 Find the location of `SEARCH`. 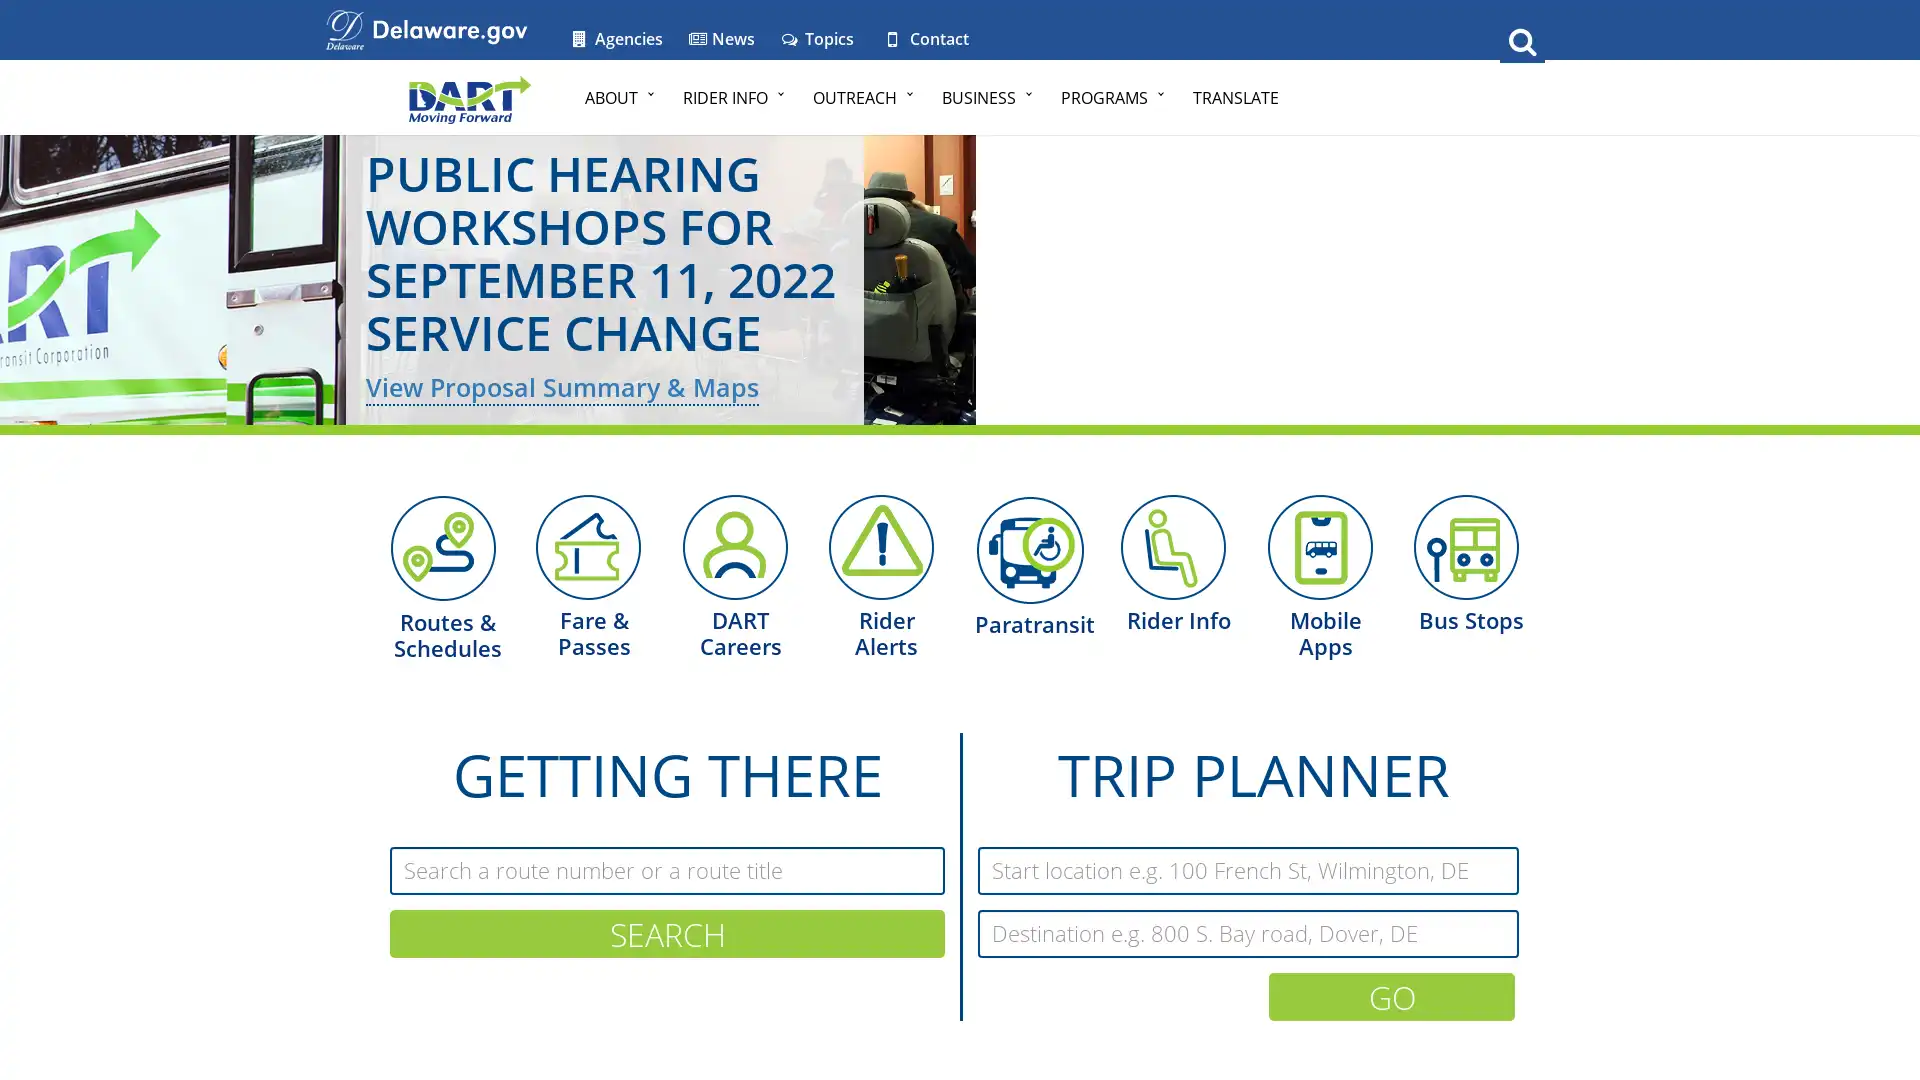

SEARCH is located at coordinates (667, 933).